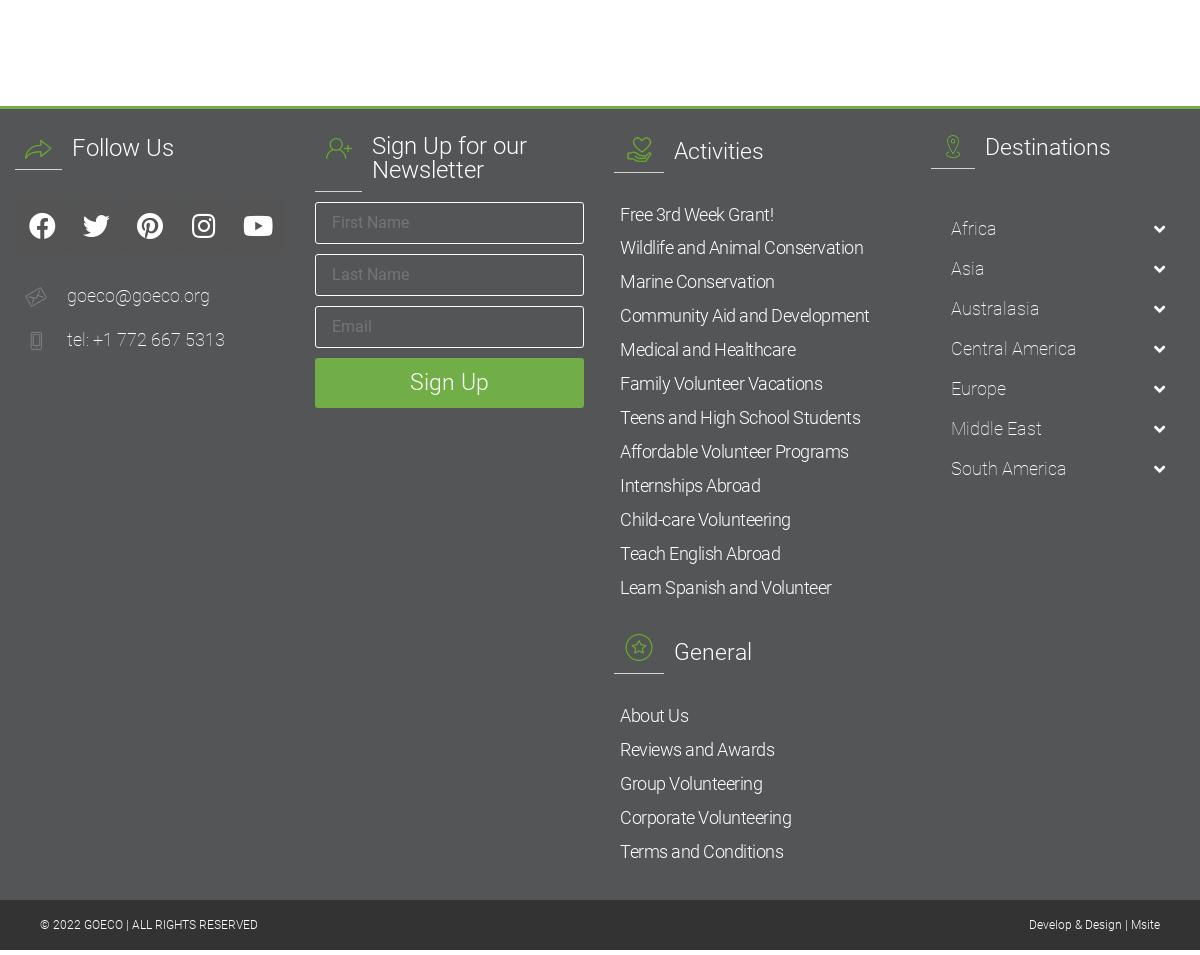  What do you see at coordinates (972, 227) in the screenshot?
I see `'Africa'` at bounding box center [972, 227].